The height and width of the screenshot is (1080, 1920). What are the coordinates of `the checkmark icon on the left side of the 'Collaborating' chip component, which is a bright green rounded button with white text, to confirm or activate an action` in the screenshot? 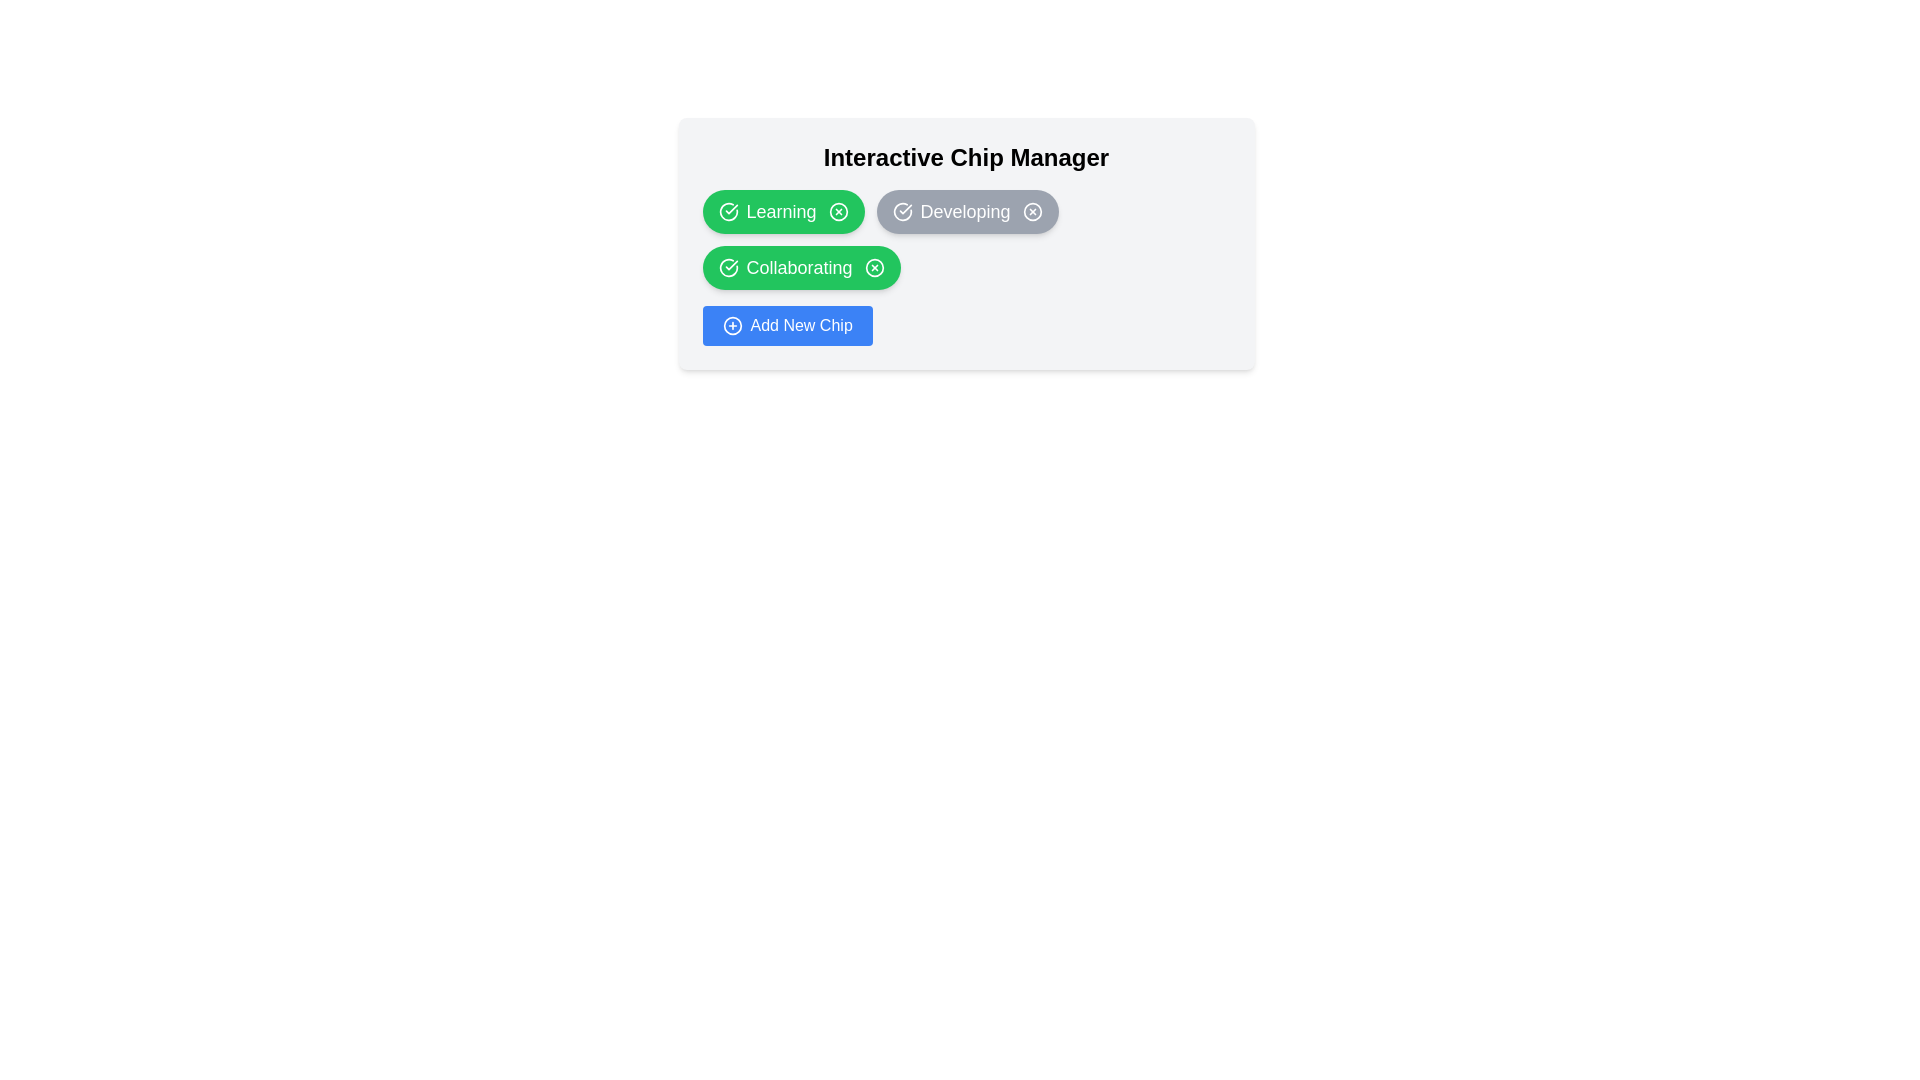 It's located at (801, 266).